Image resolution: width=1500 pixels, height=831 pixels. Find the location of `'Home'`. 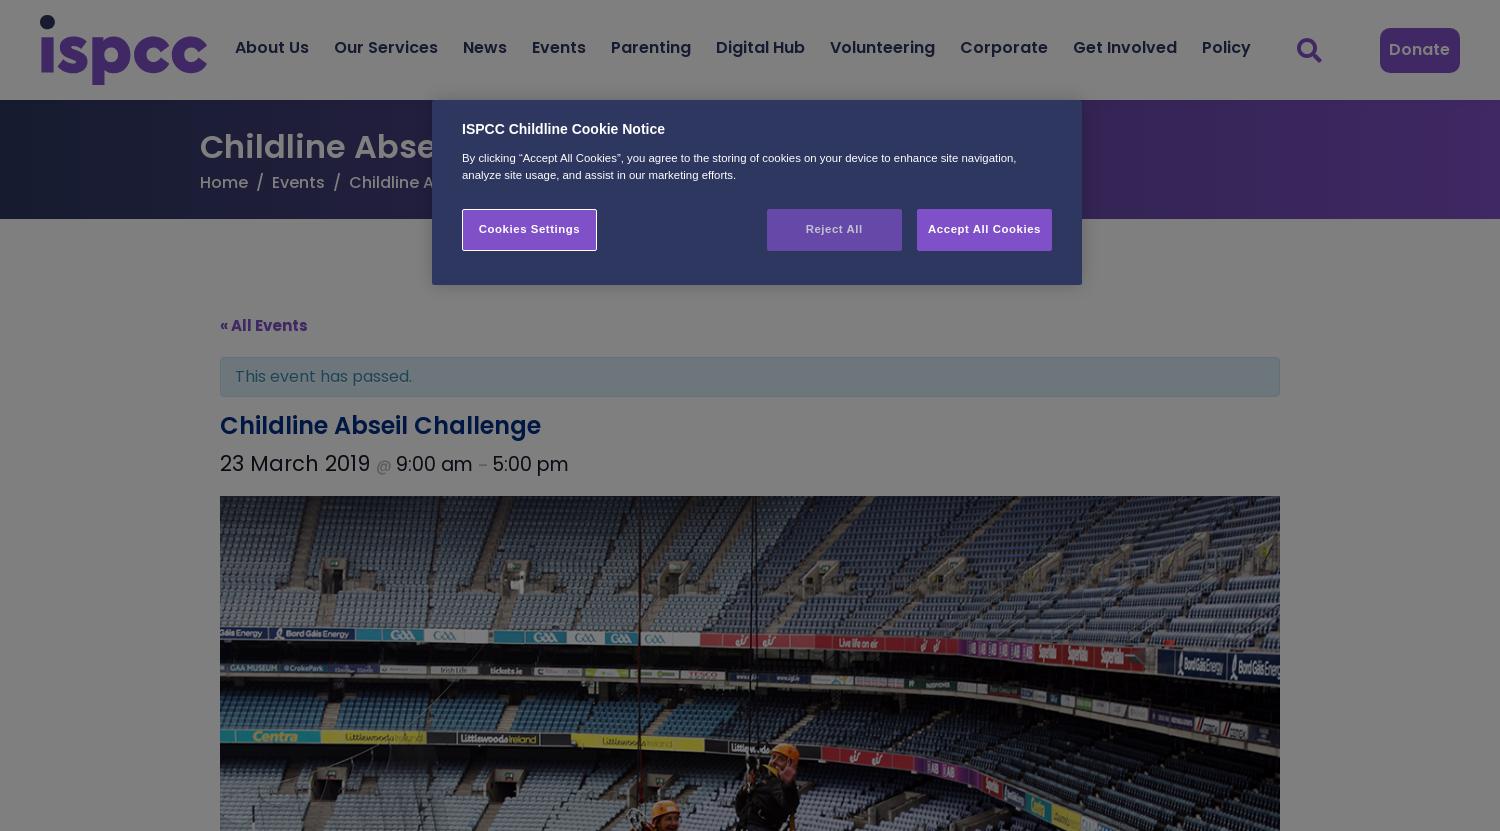

'Home' is located at coordinates (222, 181).